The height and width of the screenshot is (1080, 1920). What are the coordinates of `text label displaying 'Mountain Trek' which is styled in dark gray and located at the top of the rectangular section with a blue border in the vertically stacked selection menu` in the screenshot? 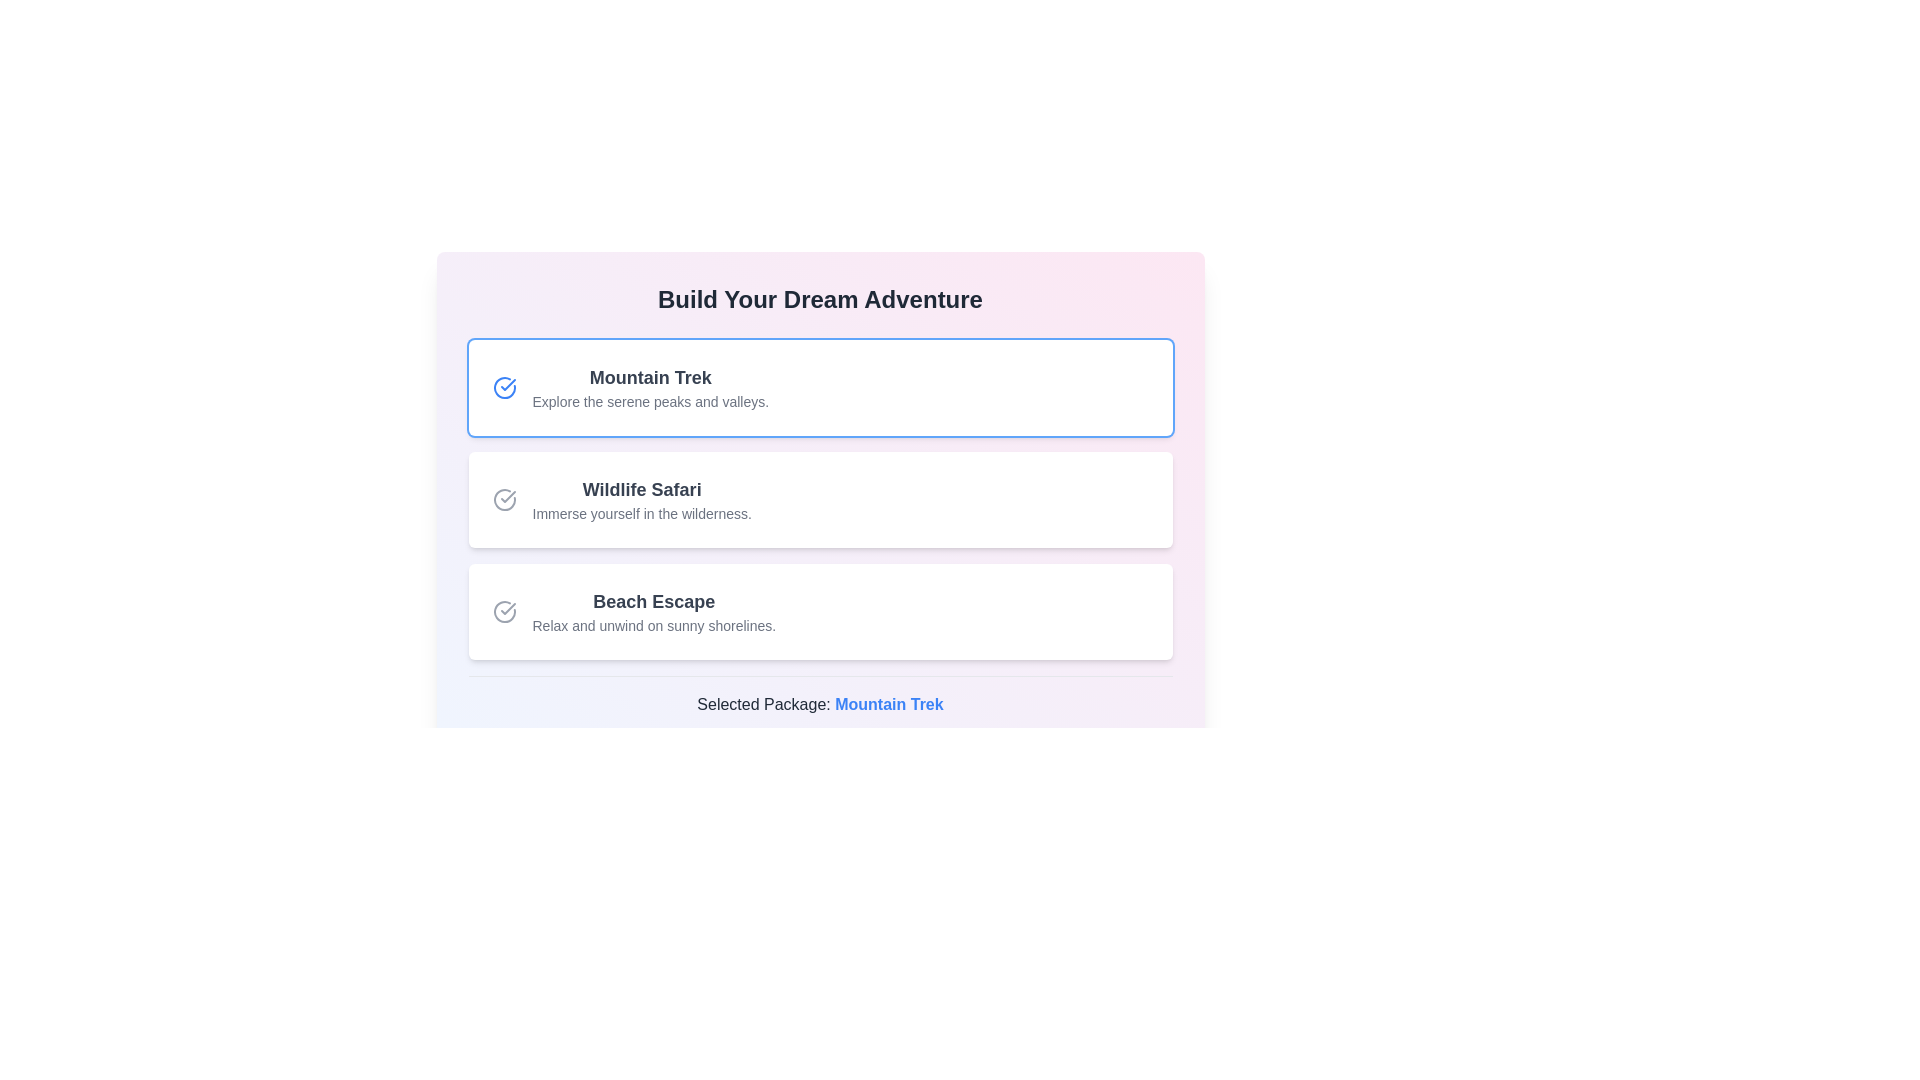 It's located at (650, 378).